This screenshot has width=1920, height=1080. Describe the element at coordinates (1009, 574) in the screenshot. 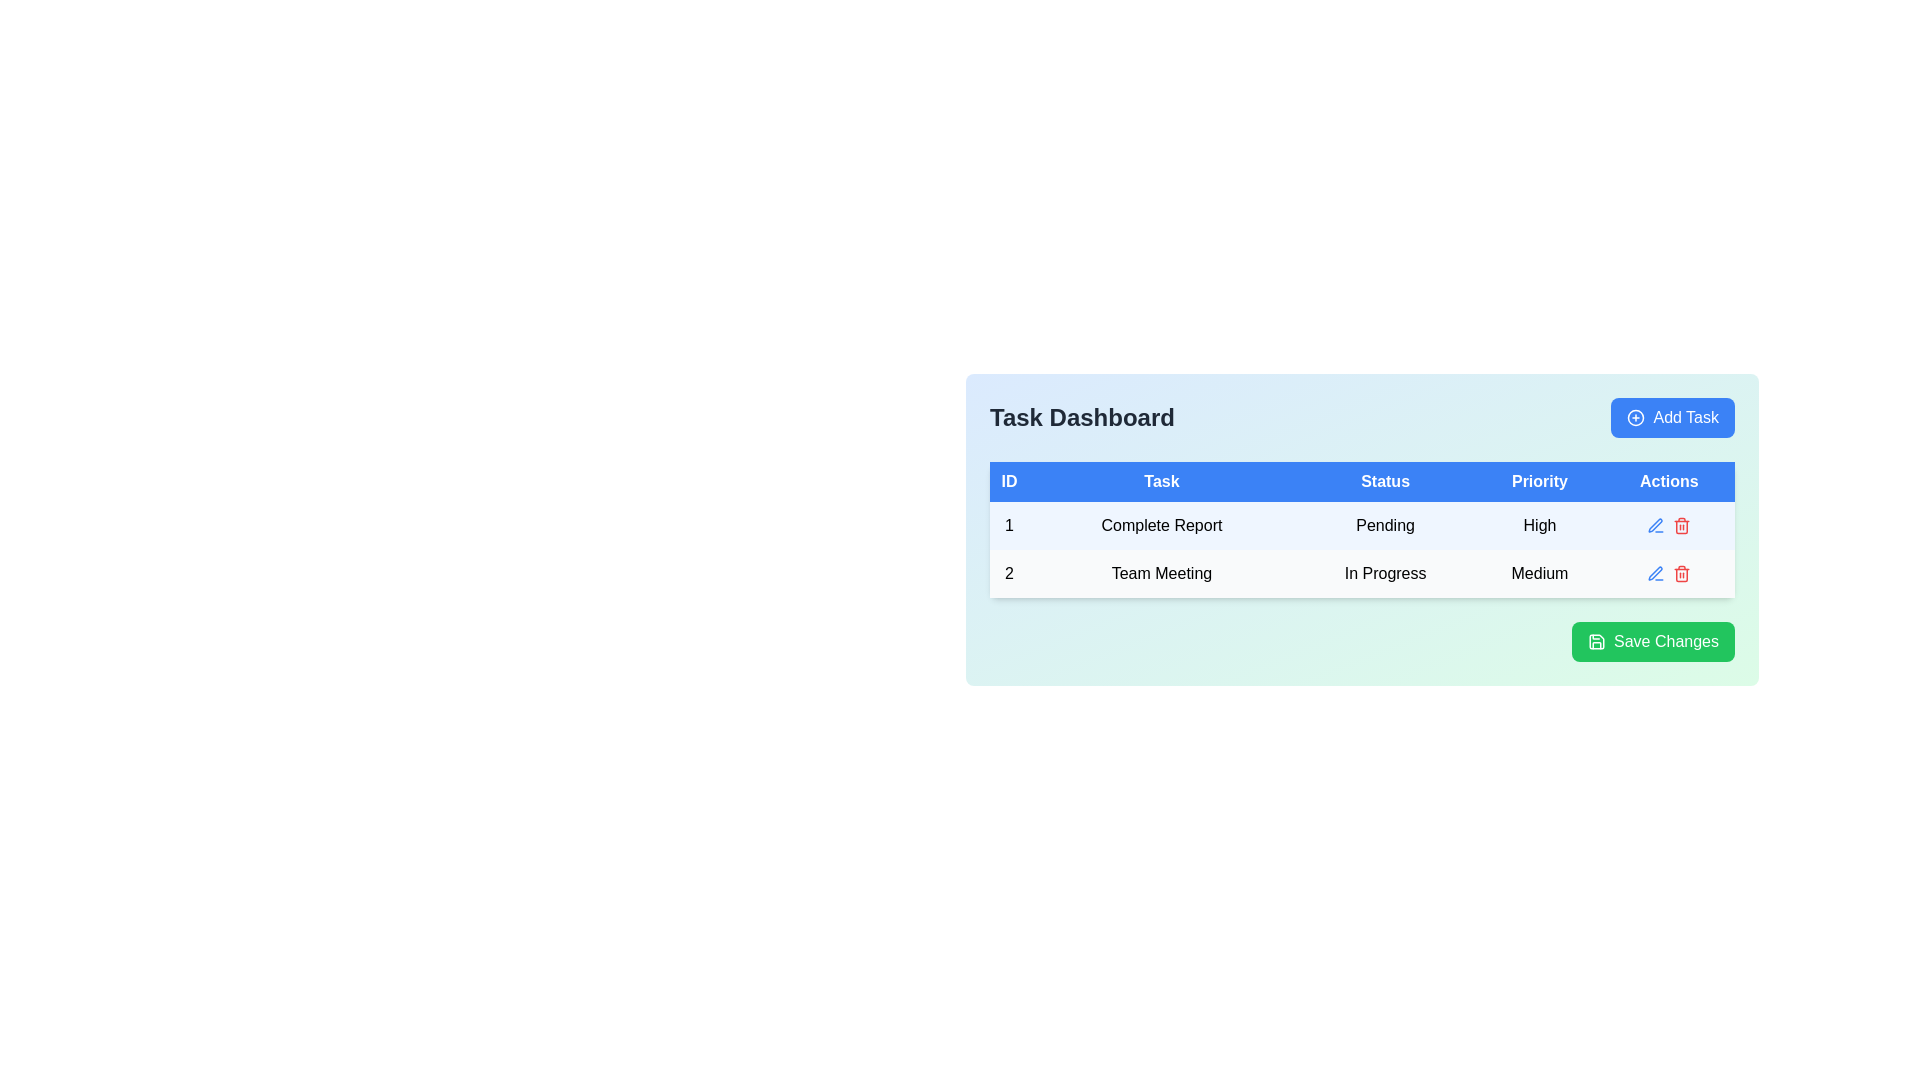

I see `the Text Label displaying the serial number for the task titled 'Team Meeting', located in the second row under the 'ID' column` at that location.